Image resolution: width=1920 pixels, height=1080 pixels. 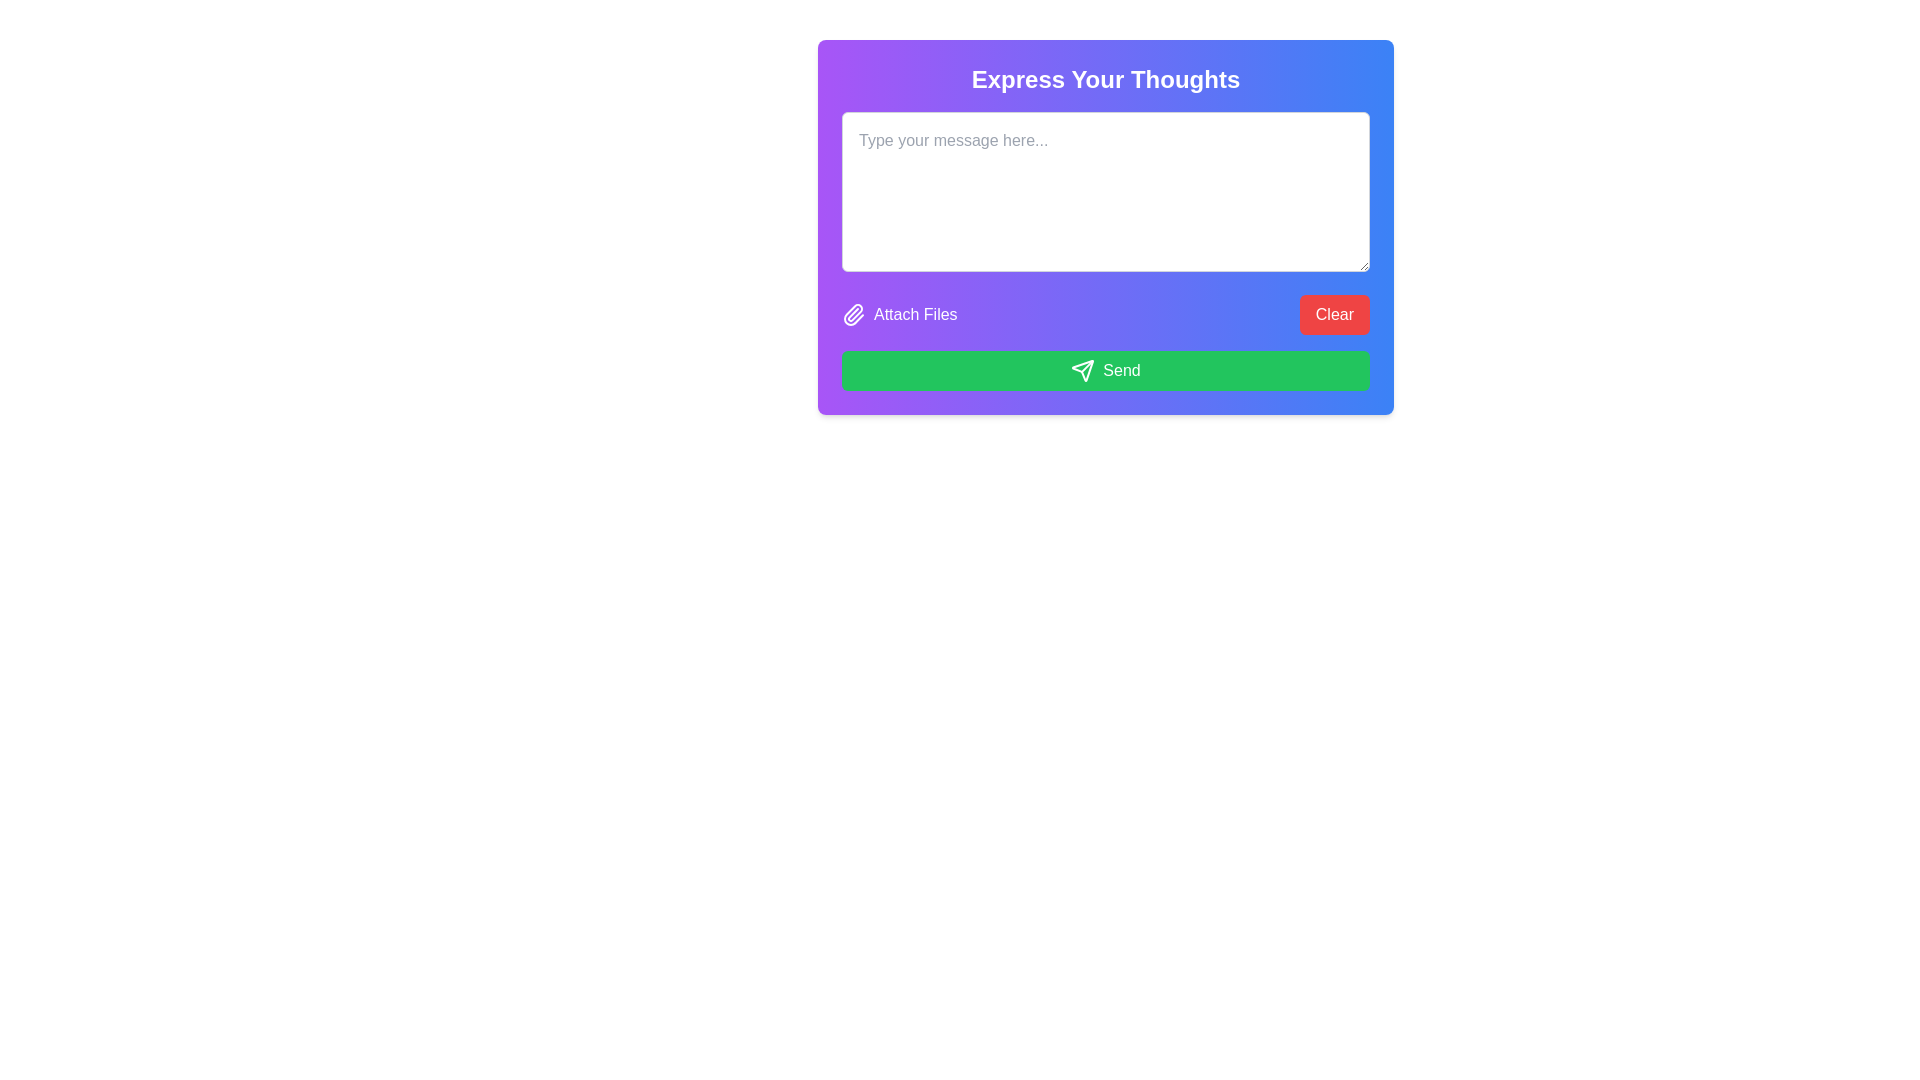 What do you see at coordinates (853, 315) in the screenshot?
I see `the SVG graphic icon representing a paperclip located in the bottom-left corner of the input message field` at bounding box center [853, 315].